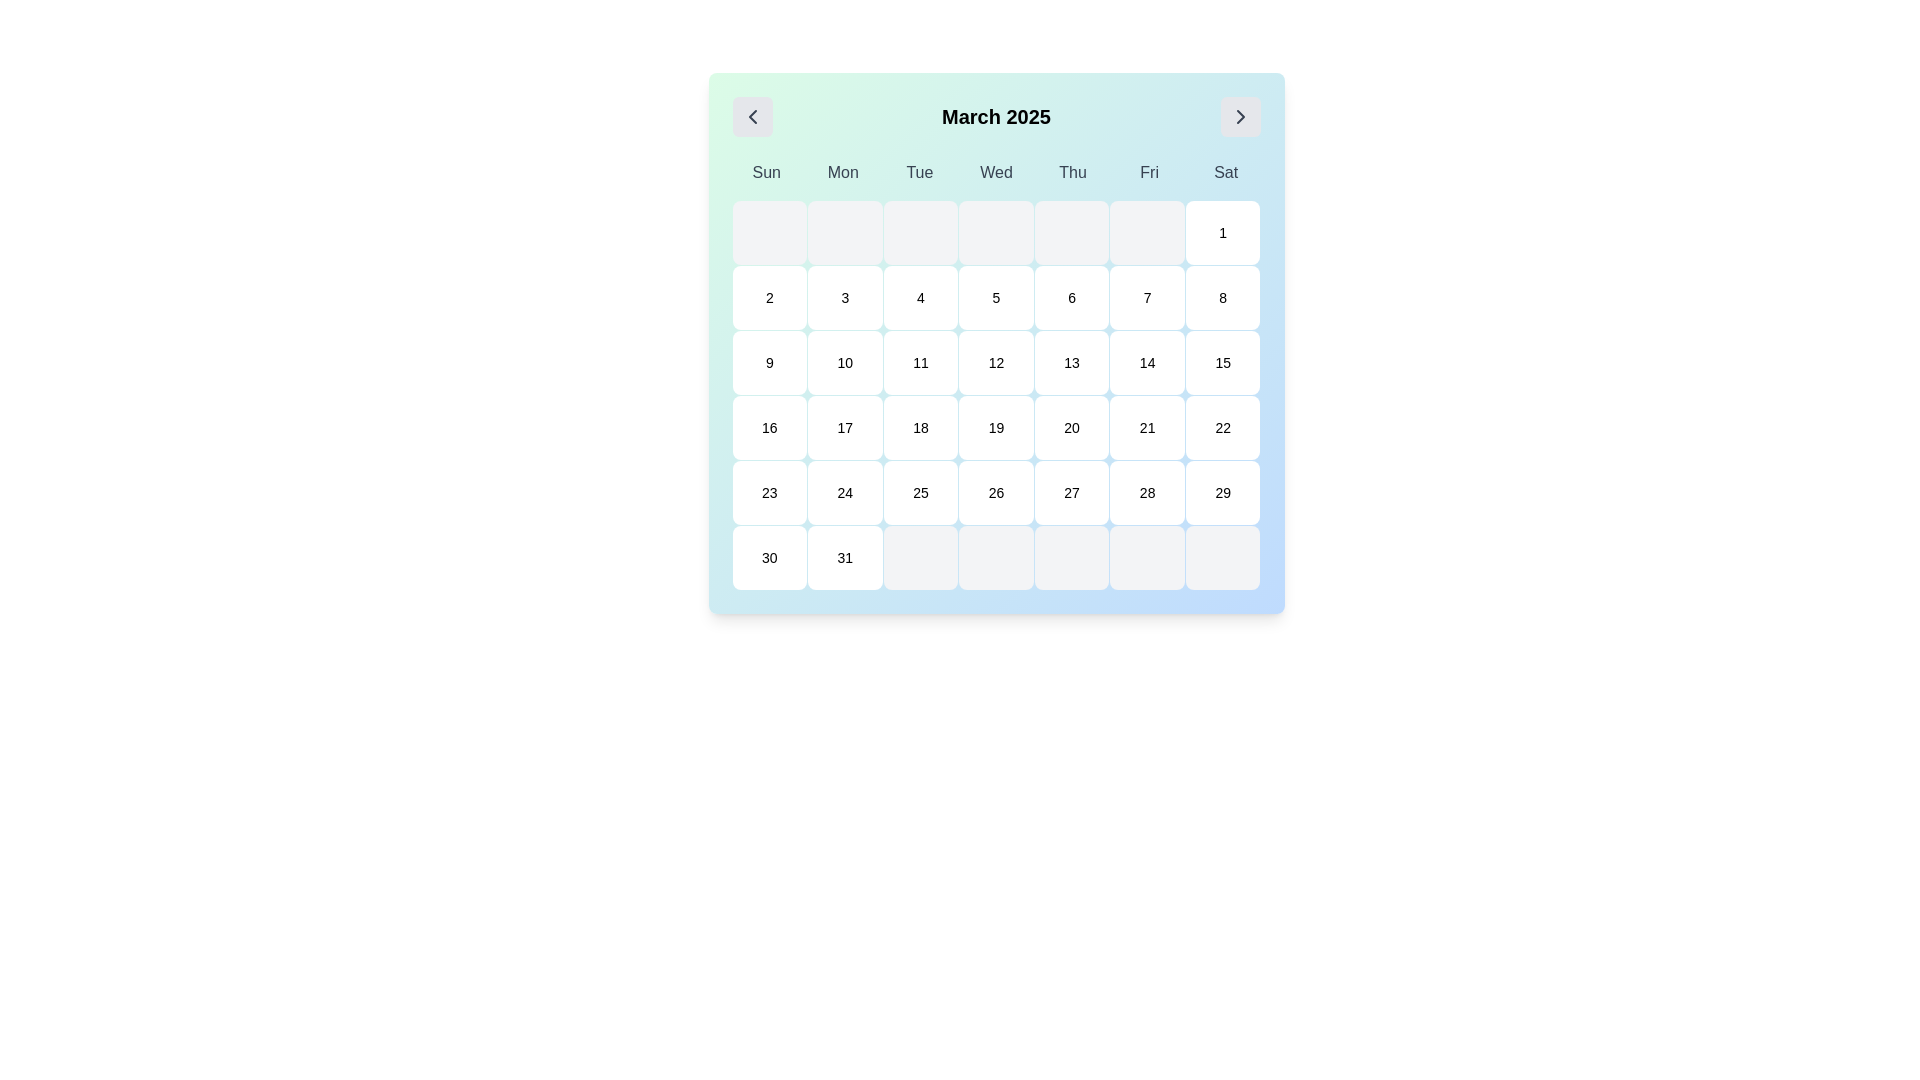 The height and width of the screenshot is (1080, 1920). I want to click on the button representing the 31st of March 2025 in the calendar, so click(845, 558).